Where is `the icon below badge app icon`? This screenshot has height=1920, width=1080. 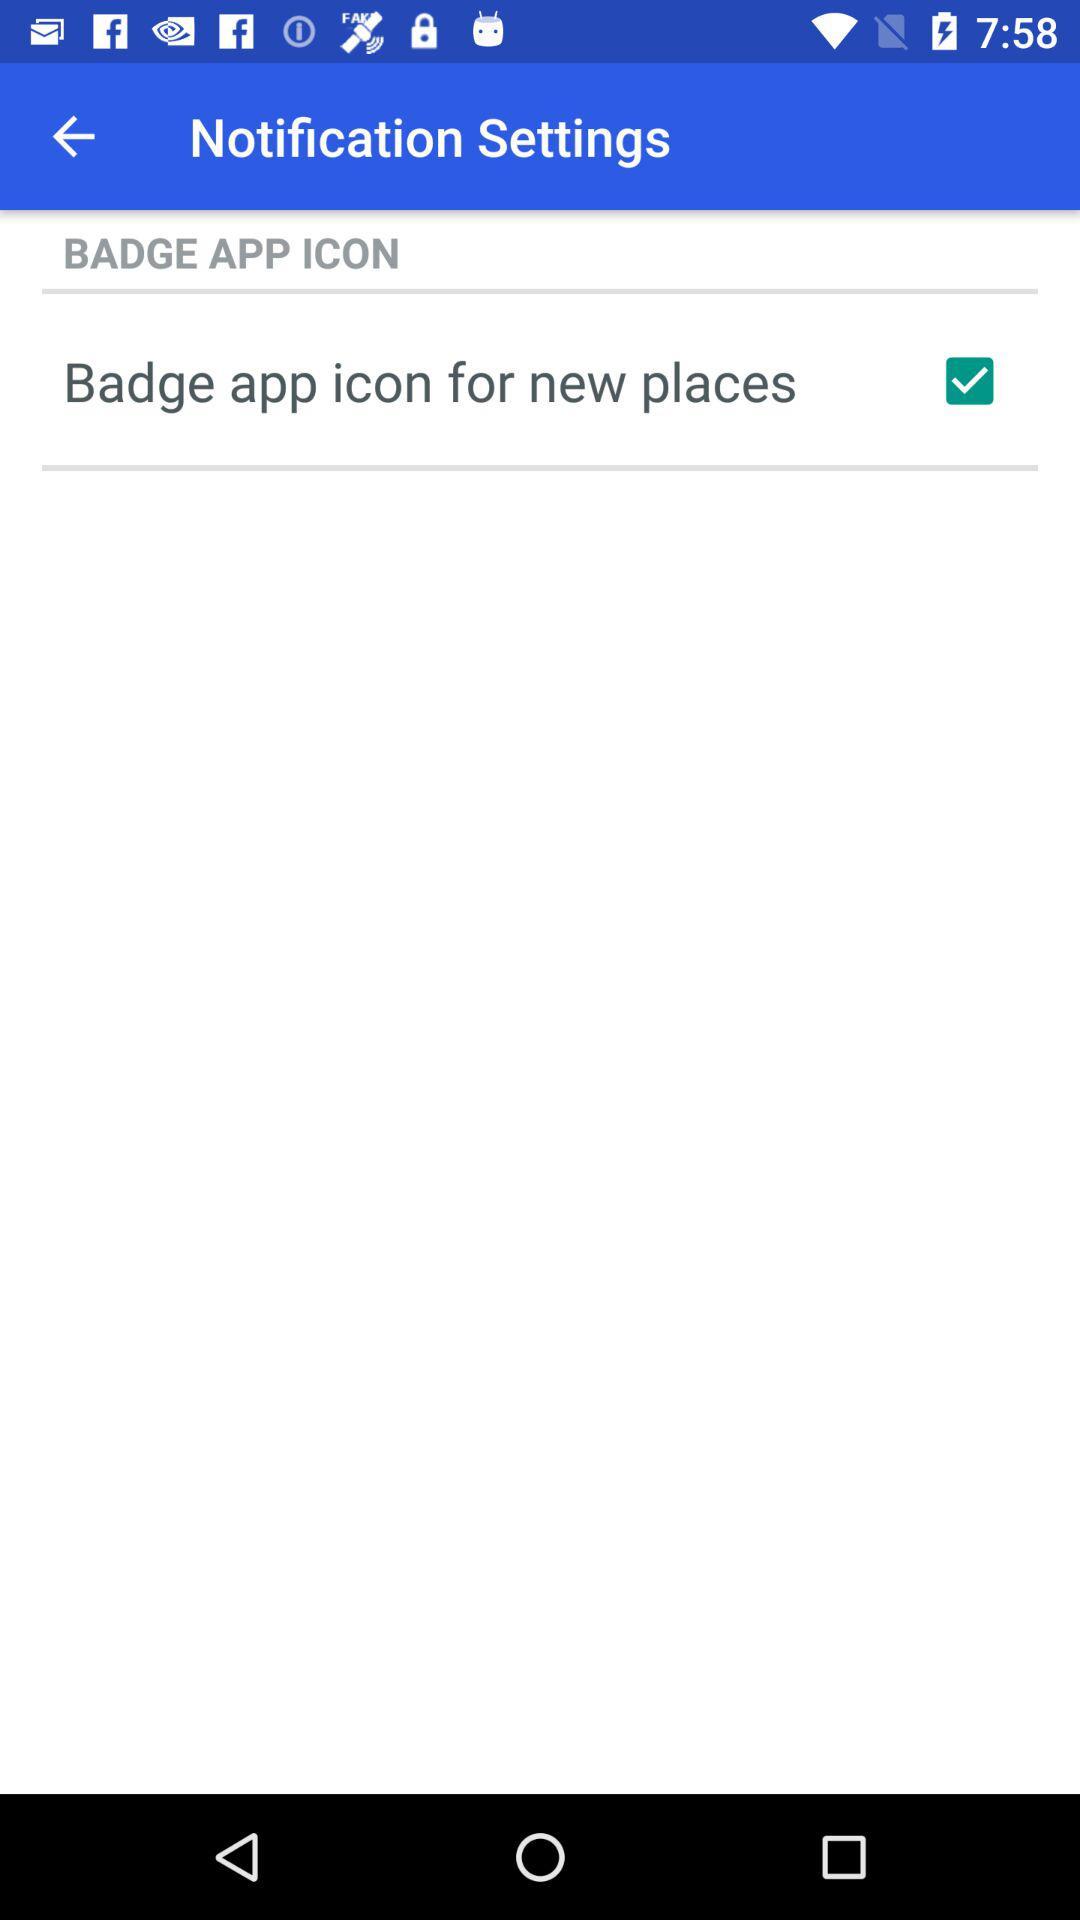 the icon below badge app icon is located at coordinates (968, 380).